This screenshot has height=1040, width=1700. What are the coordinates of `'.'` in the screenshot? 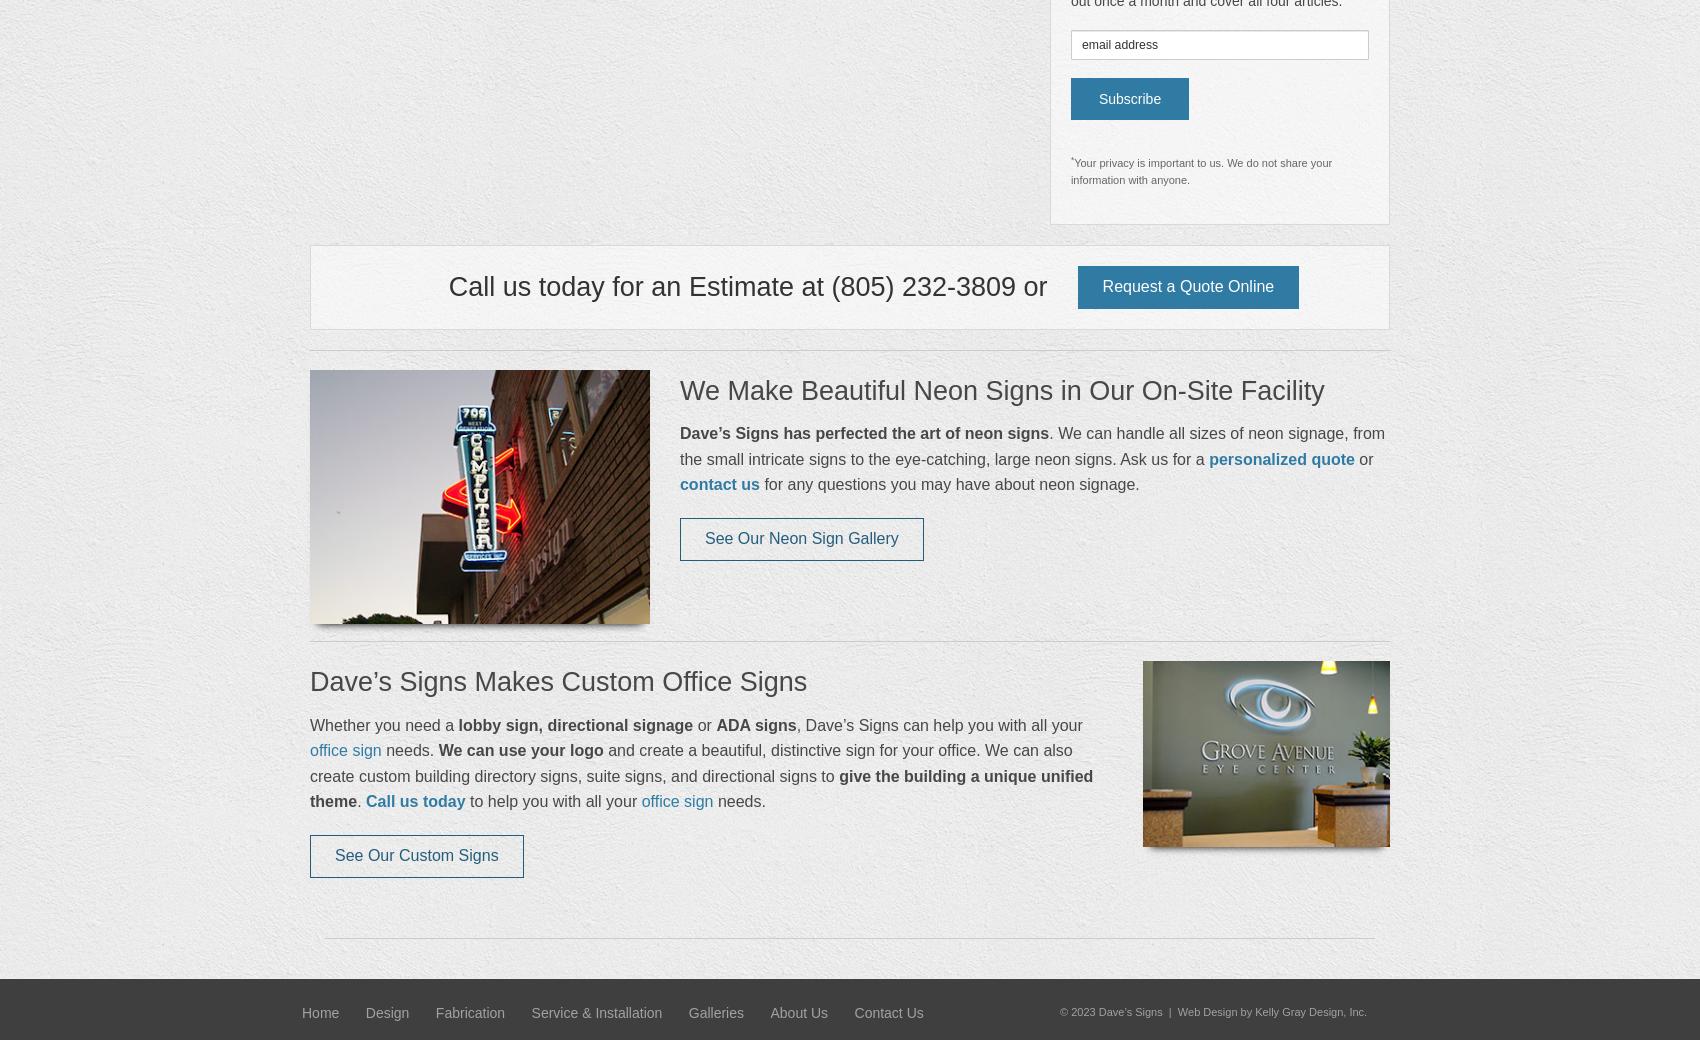 It's located at (360, 800).